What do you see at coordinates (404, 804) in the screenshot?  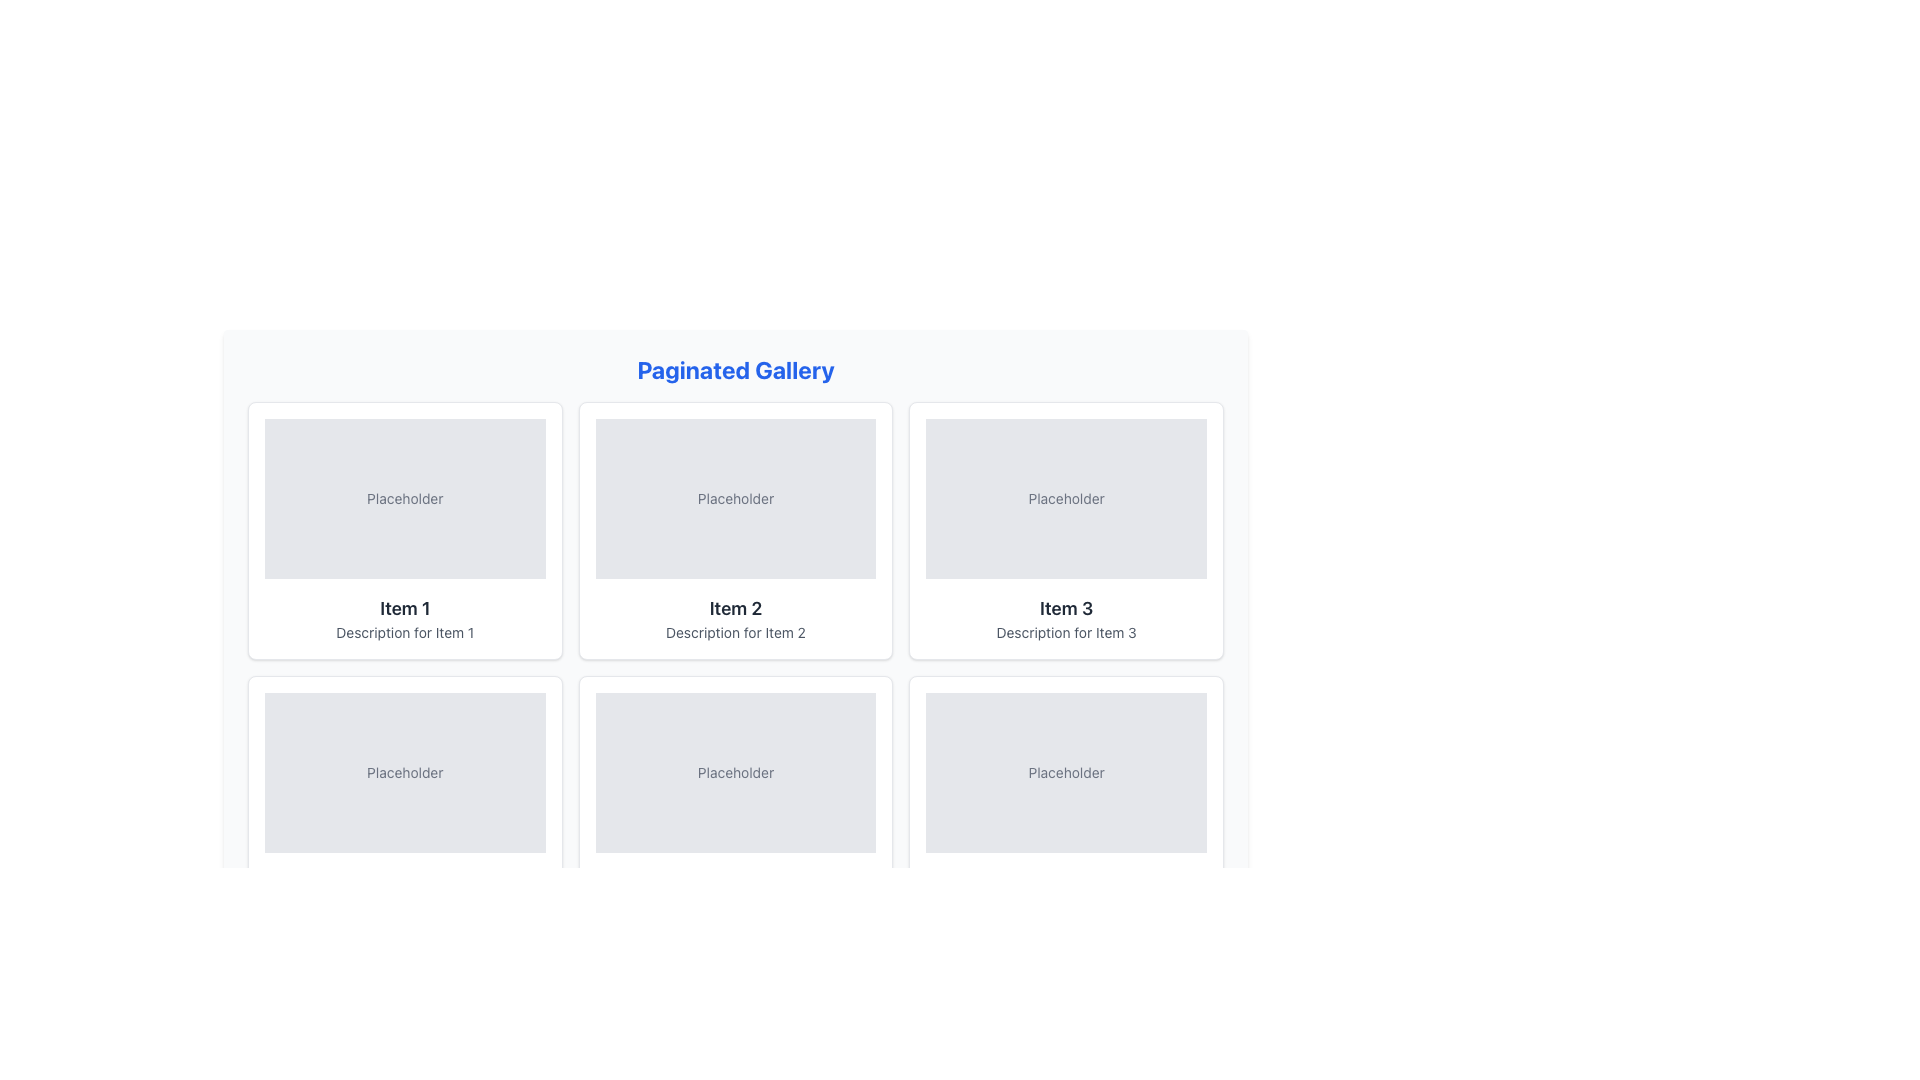 I see `the display card component that shows a placeholder image, title, and description, positioned as the first item in the second row of a grid layout to trigger the hover effect` at bounding box center [404, 804].